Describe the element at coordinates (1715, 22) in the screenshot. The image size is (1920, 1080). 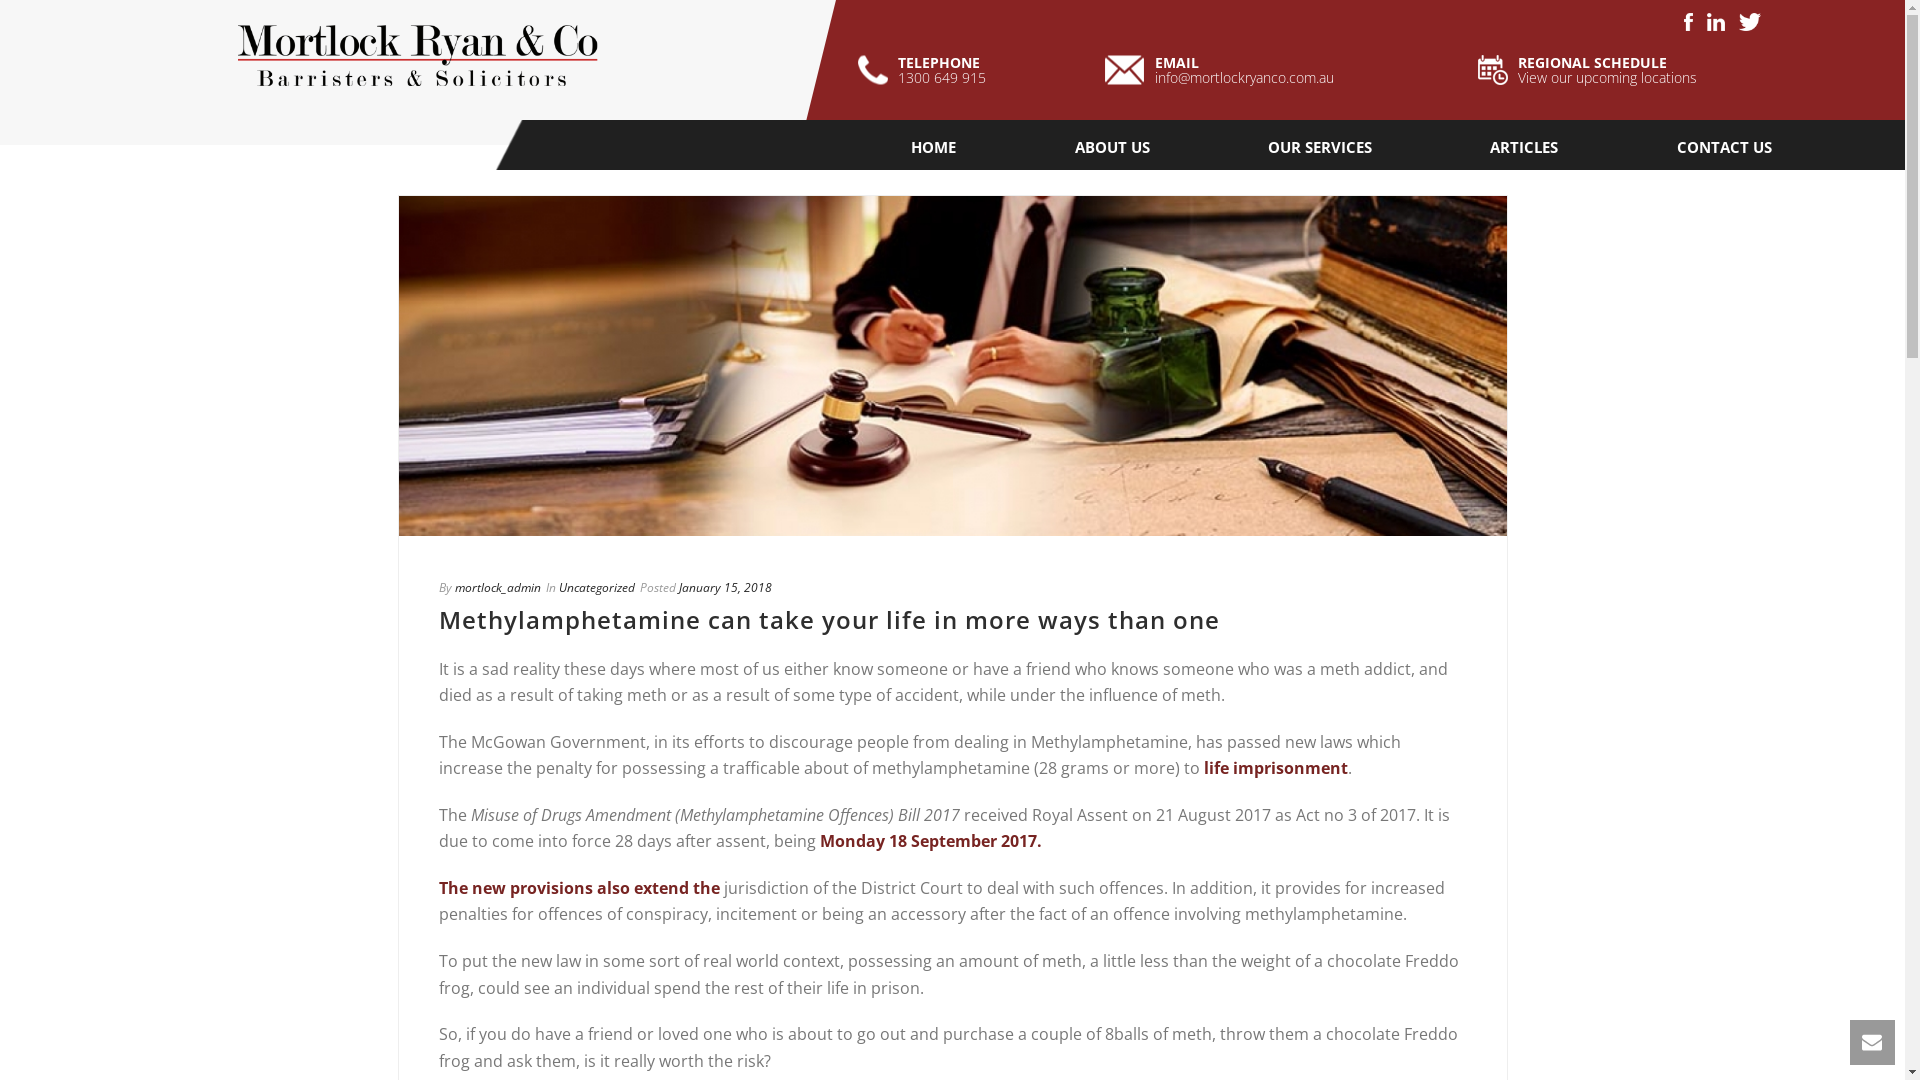
I see `'linkedin'` at that location.